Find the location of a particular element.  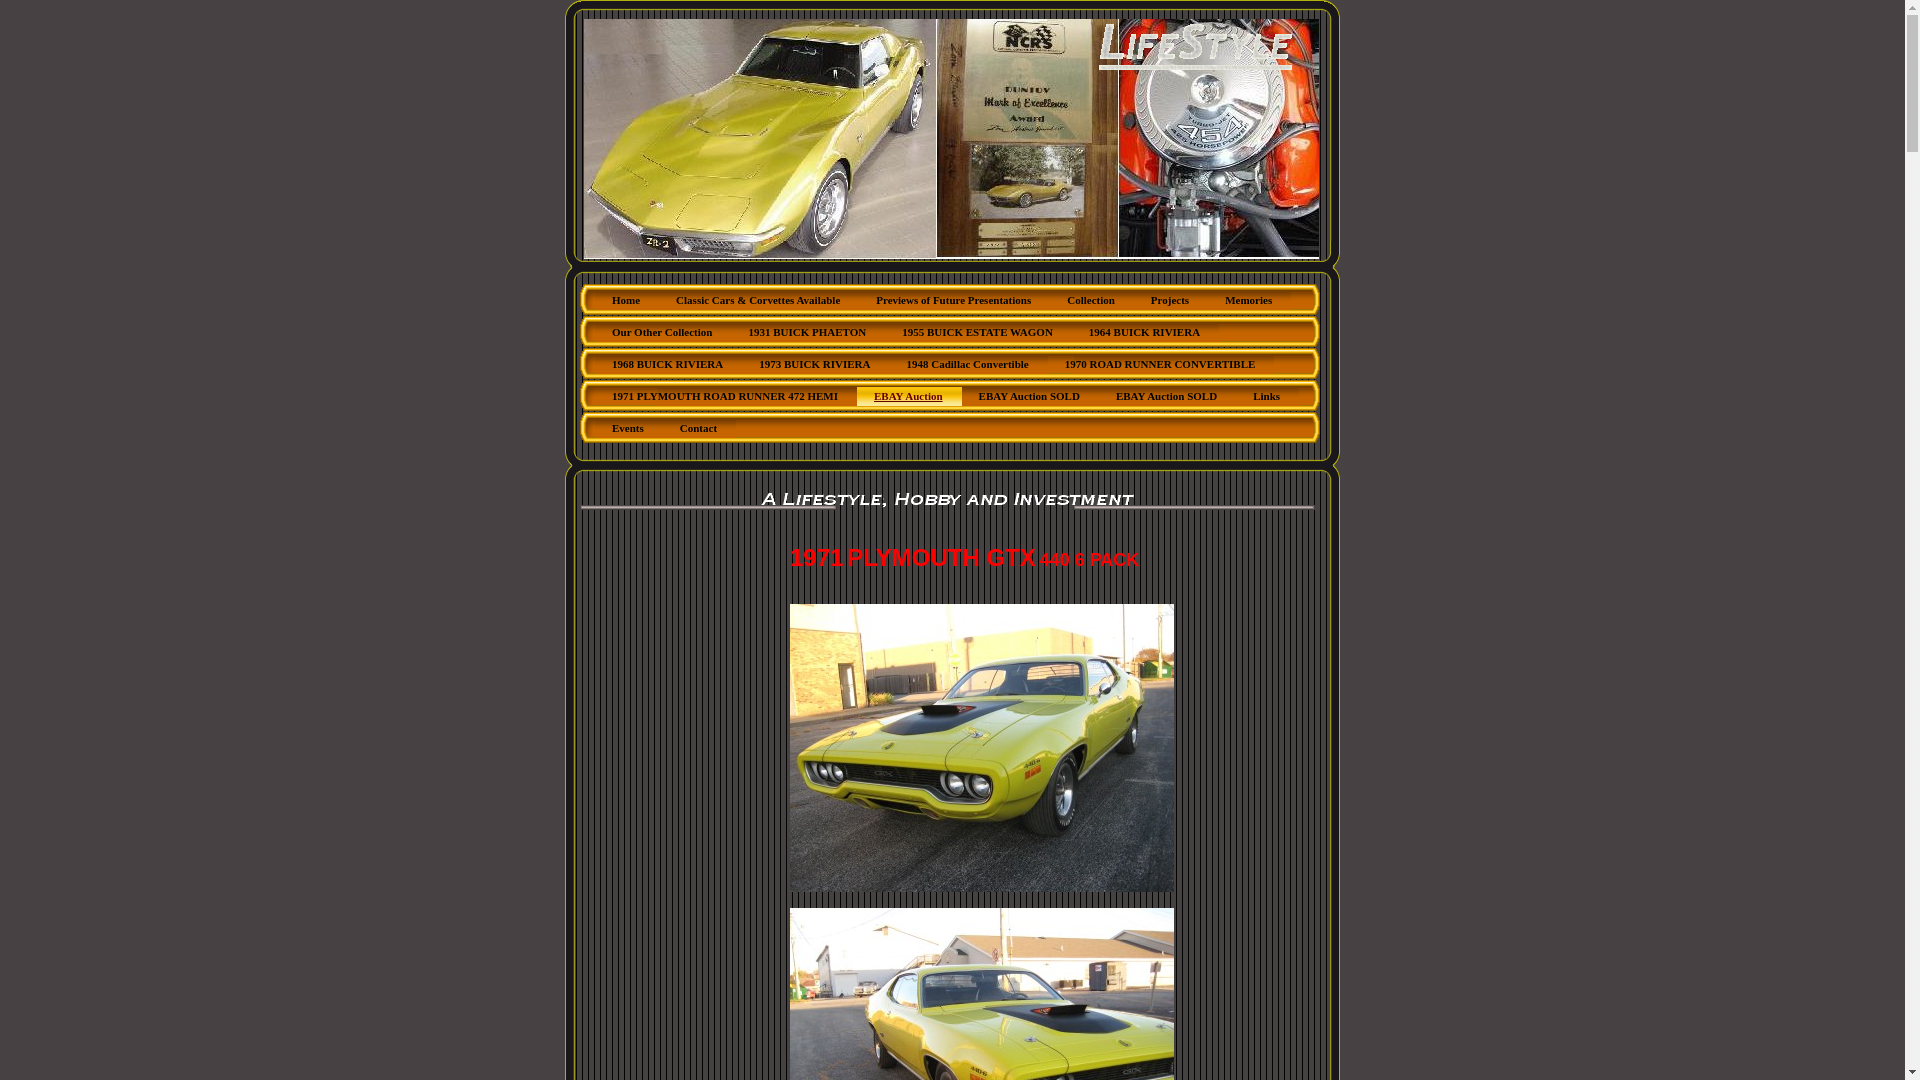

'1948 Cadillac Convertible' is located at coordinates (888, 365).